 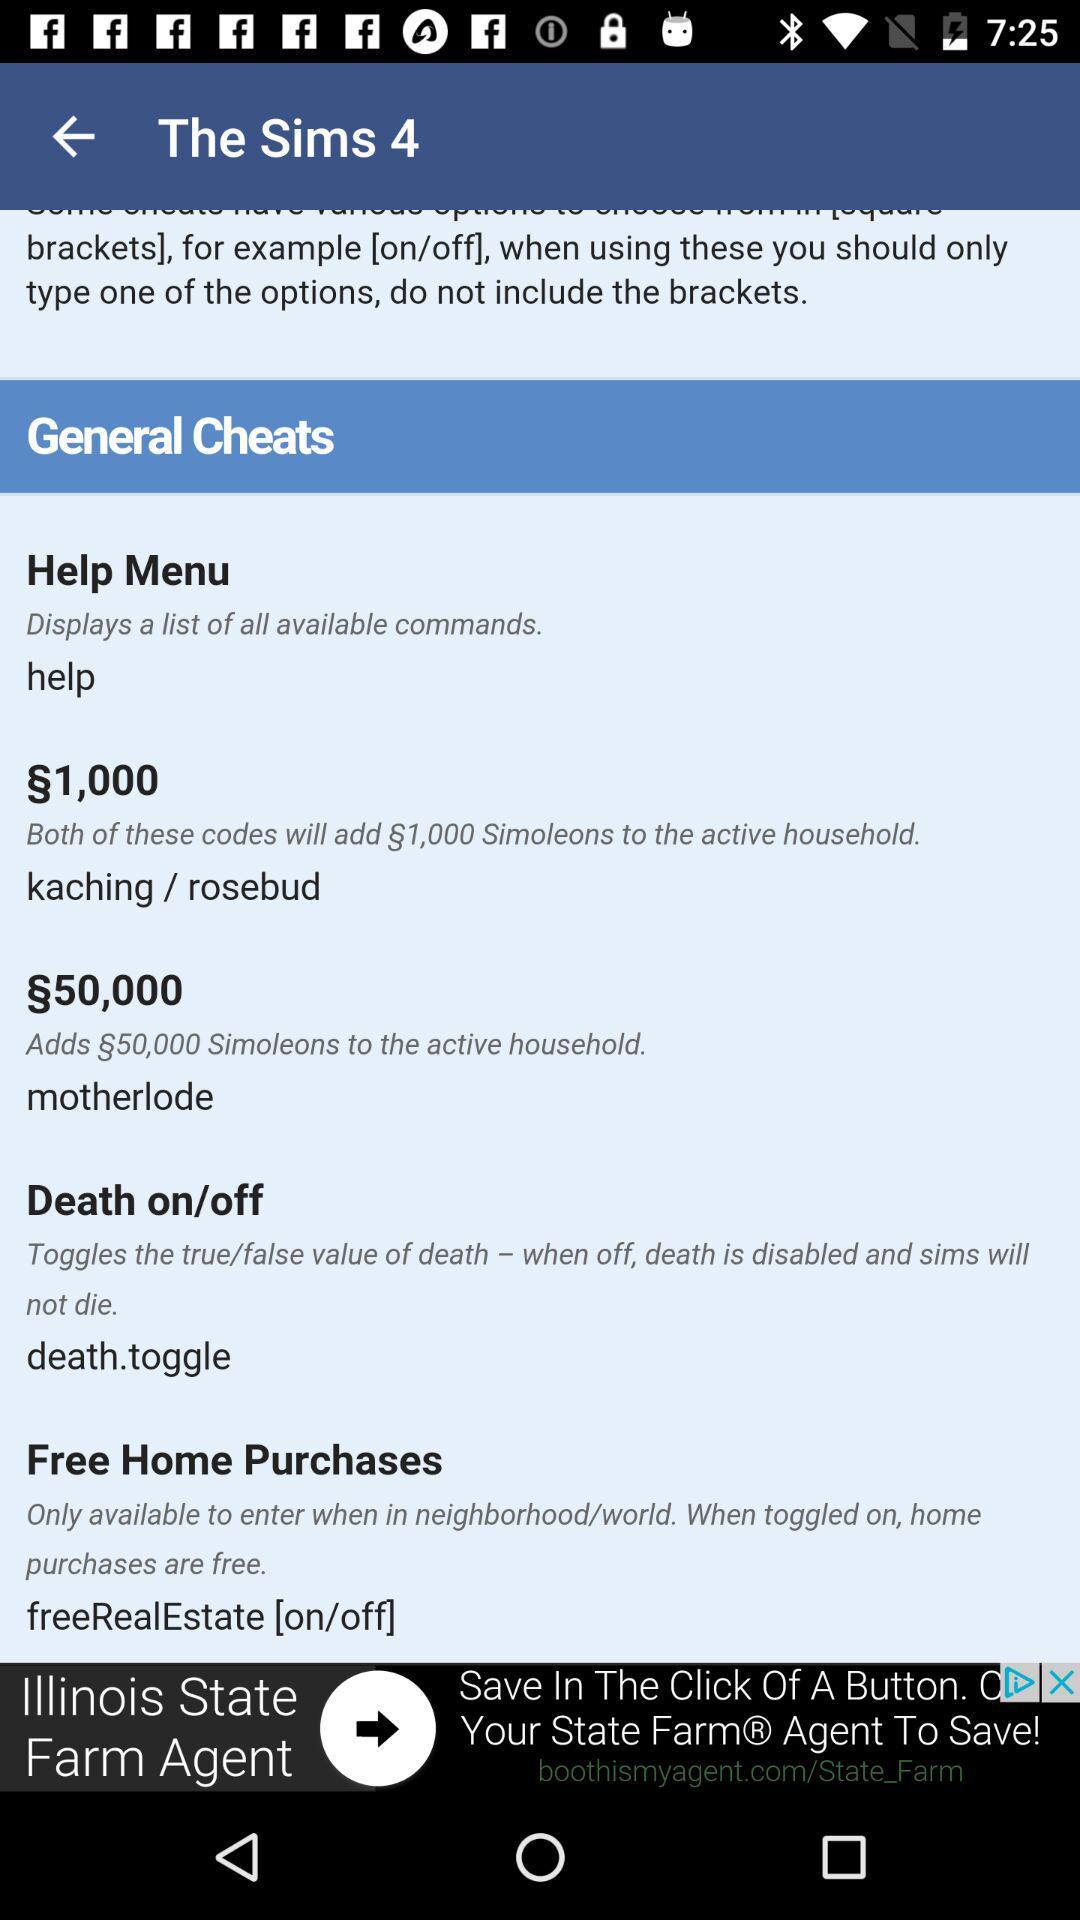 What do you see at coordinates (540, 1727) in the screenshot?
I see `advertisement area` at bounding box center [540, 1727].